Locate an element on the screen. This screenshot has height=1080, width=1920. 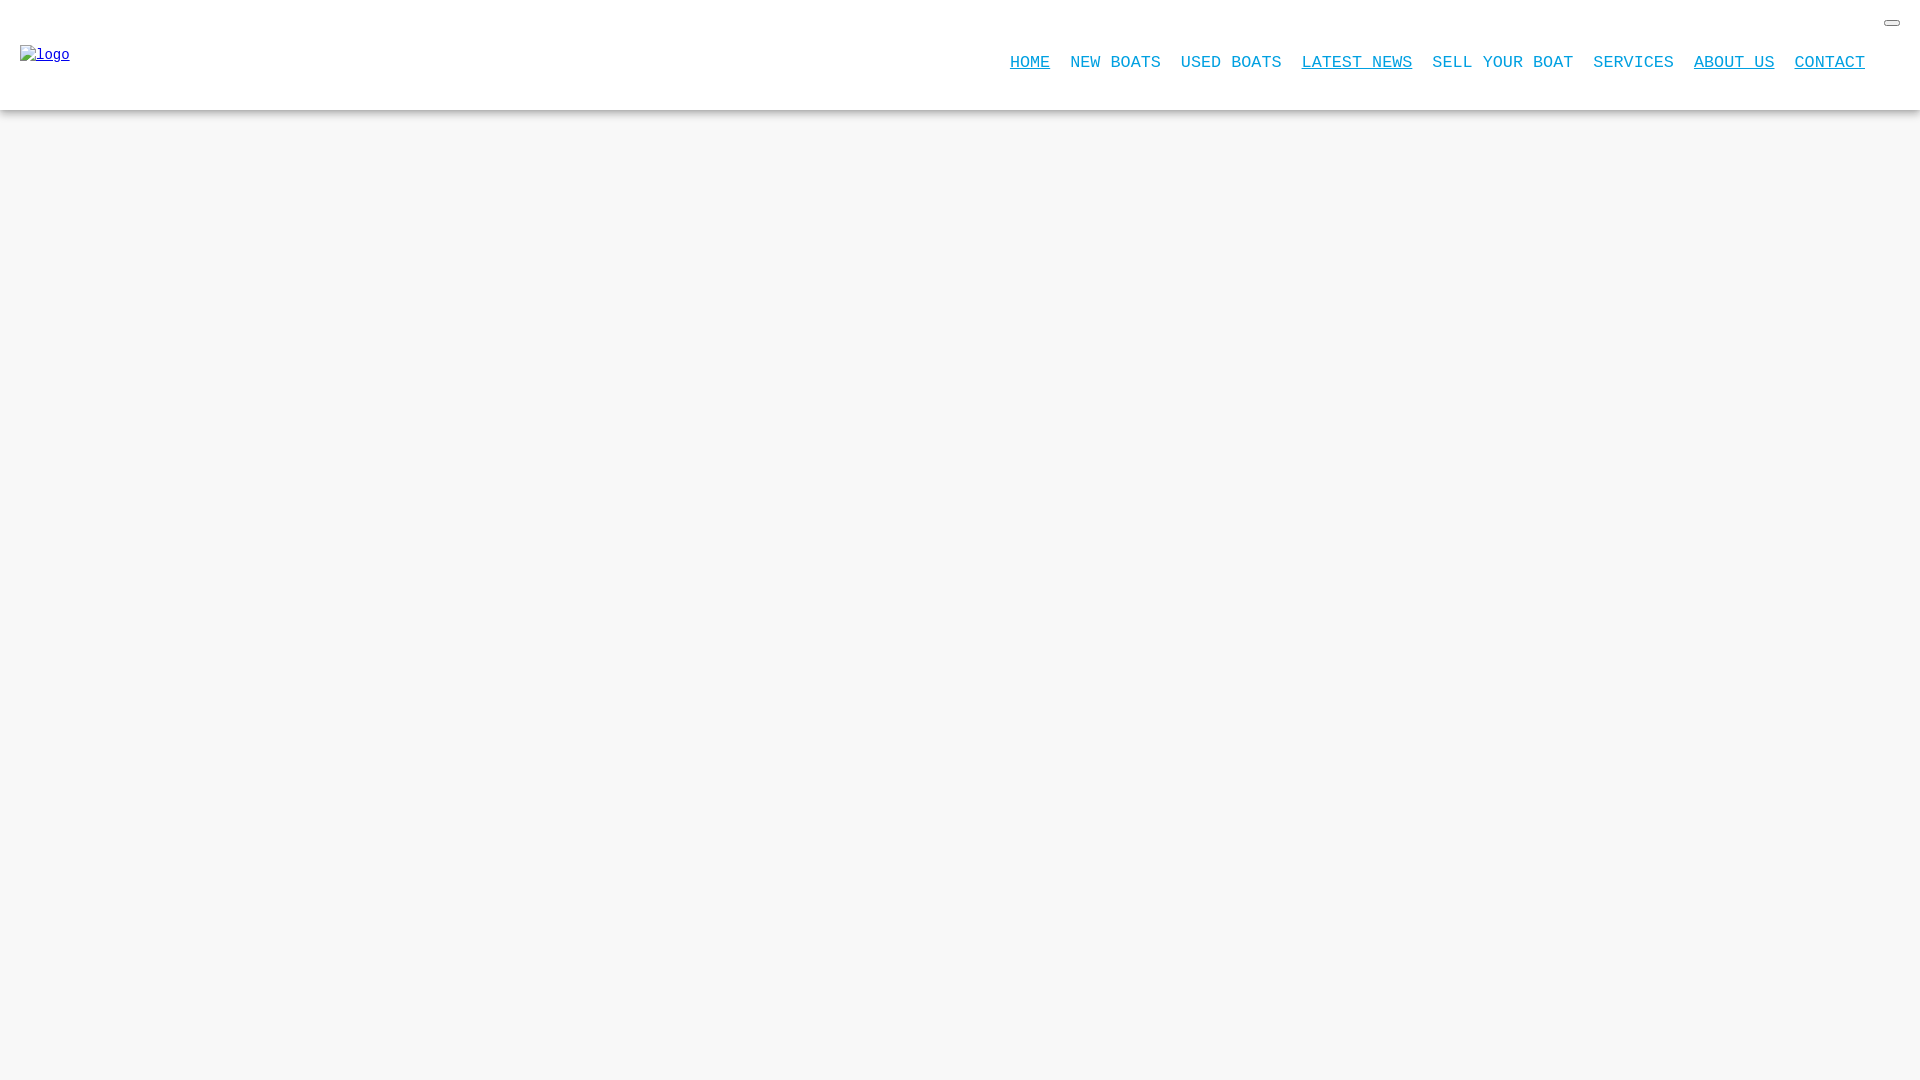
'LATEST NEWS' is located at coordinates (1357, 61).